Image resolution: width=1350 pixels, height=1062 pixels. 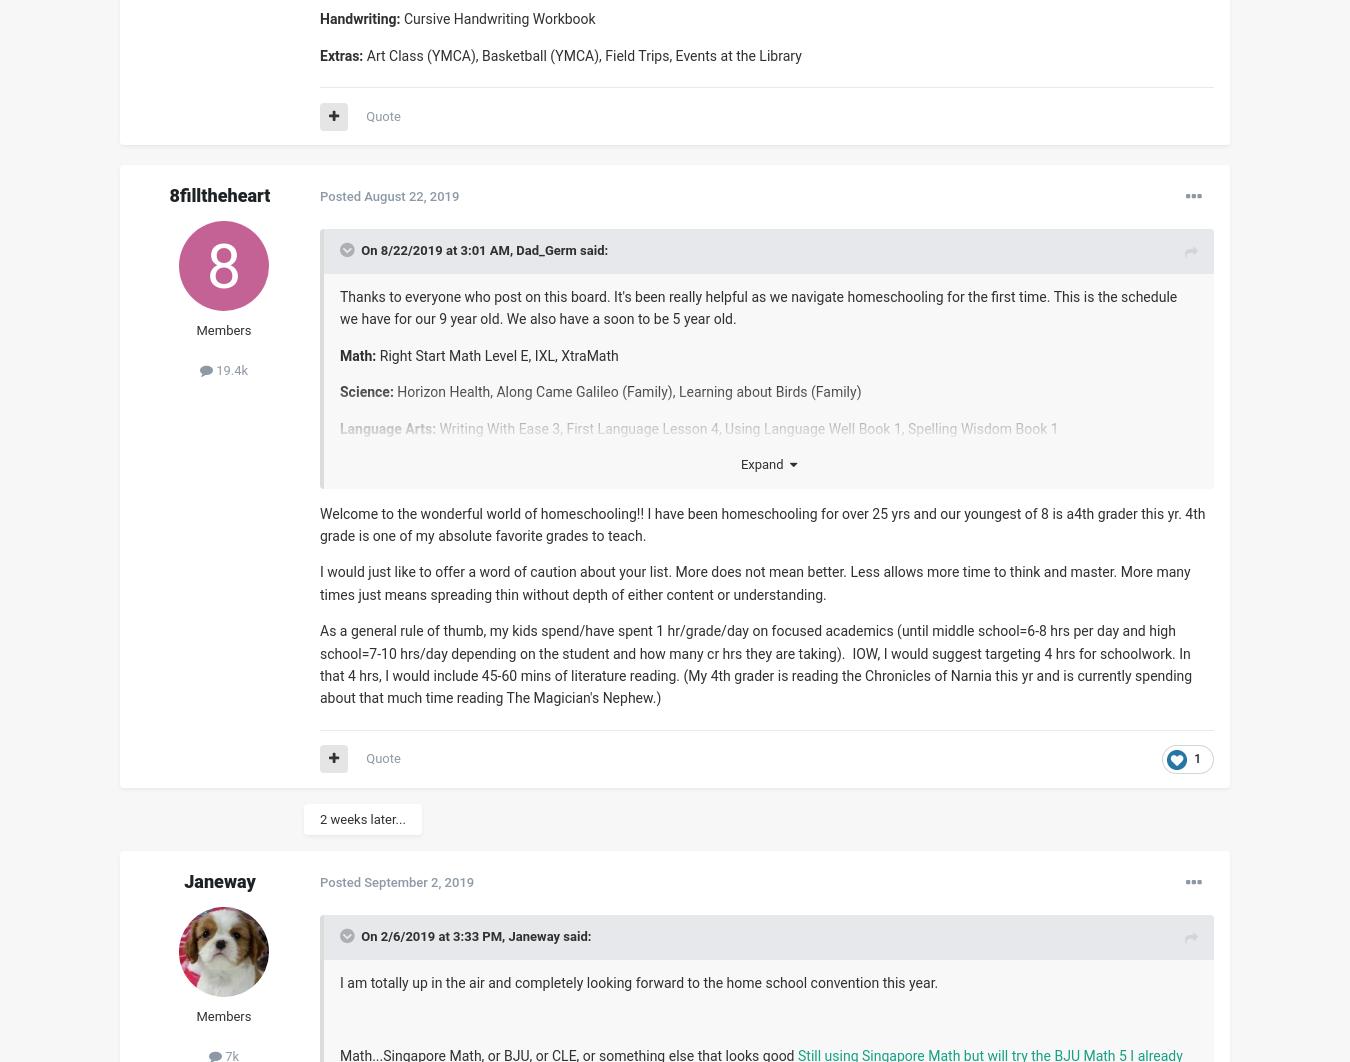 What do you see at coordinates (745, 426) in the screenshot?
I see `'Writing With Ease 3, First Language Lesson 4, Using Language Well Book 1, Spelling Wisdom Book 1'` at bounding box center [745, 426].